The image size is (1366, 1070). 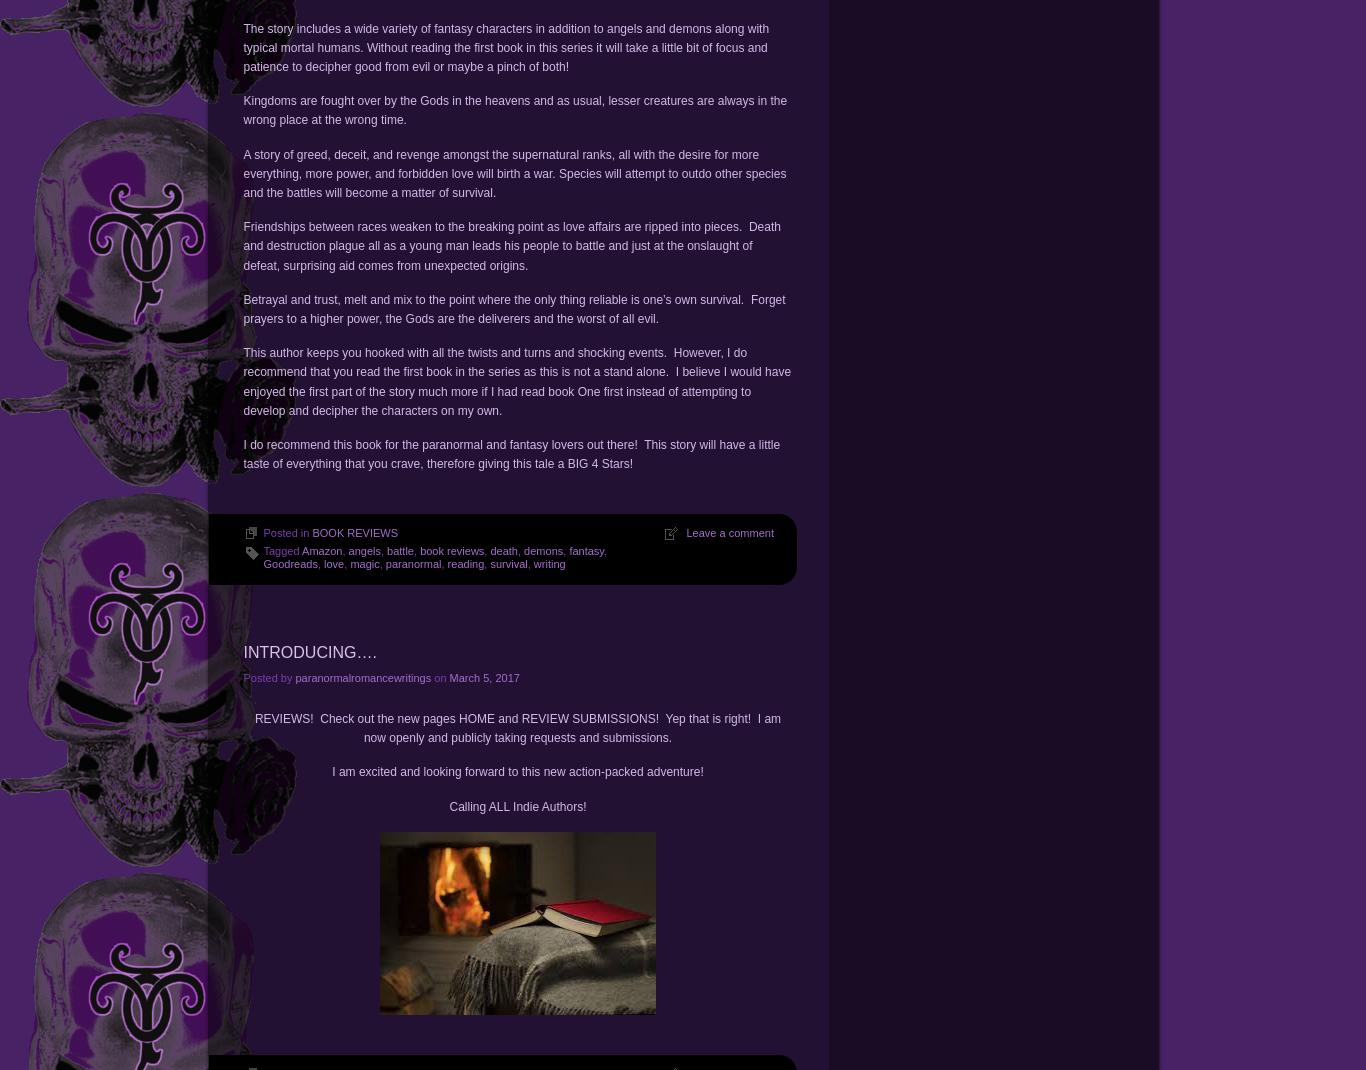 I want to click on 'reading', so click(x=465, y=562).